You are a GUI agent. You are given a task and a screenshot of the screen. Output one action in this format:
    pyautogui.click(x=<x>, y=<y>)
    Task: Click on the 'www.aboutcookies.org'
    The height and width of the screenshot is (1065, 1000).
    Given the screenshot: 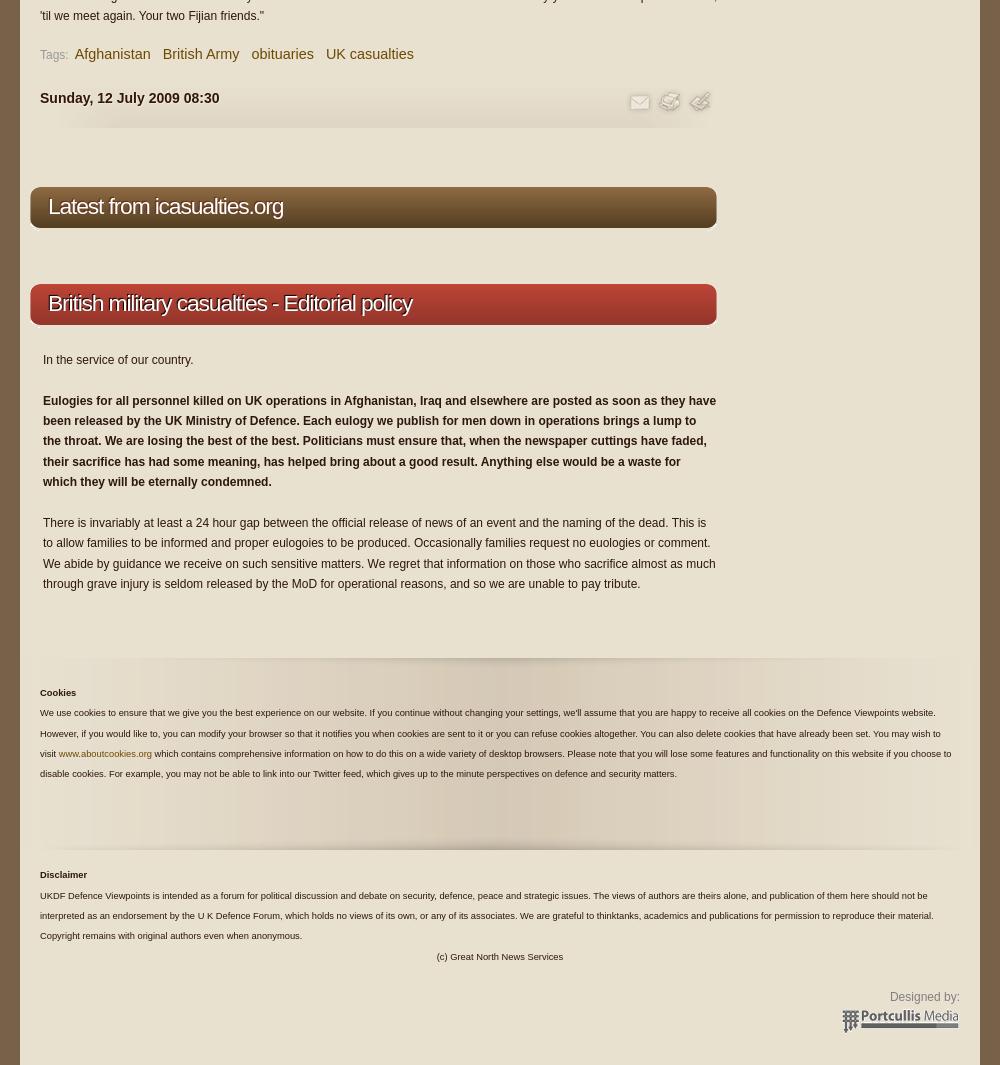 What is the action you would take?
    pyautogui.click(x=104, y=754)
    